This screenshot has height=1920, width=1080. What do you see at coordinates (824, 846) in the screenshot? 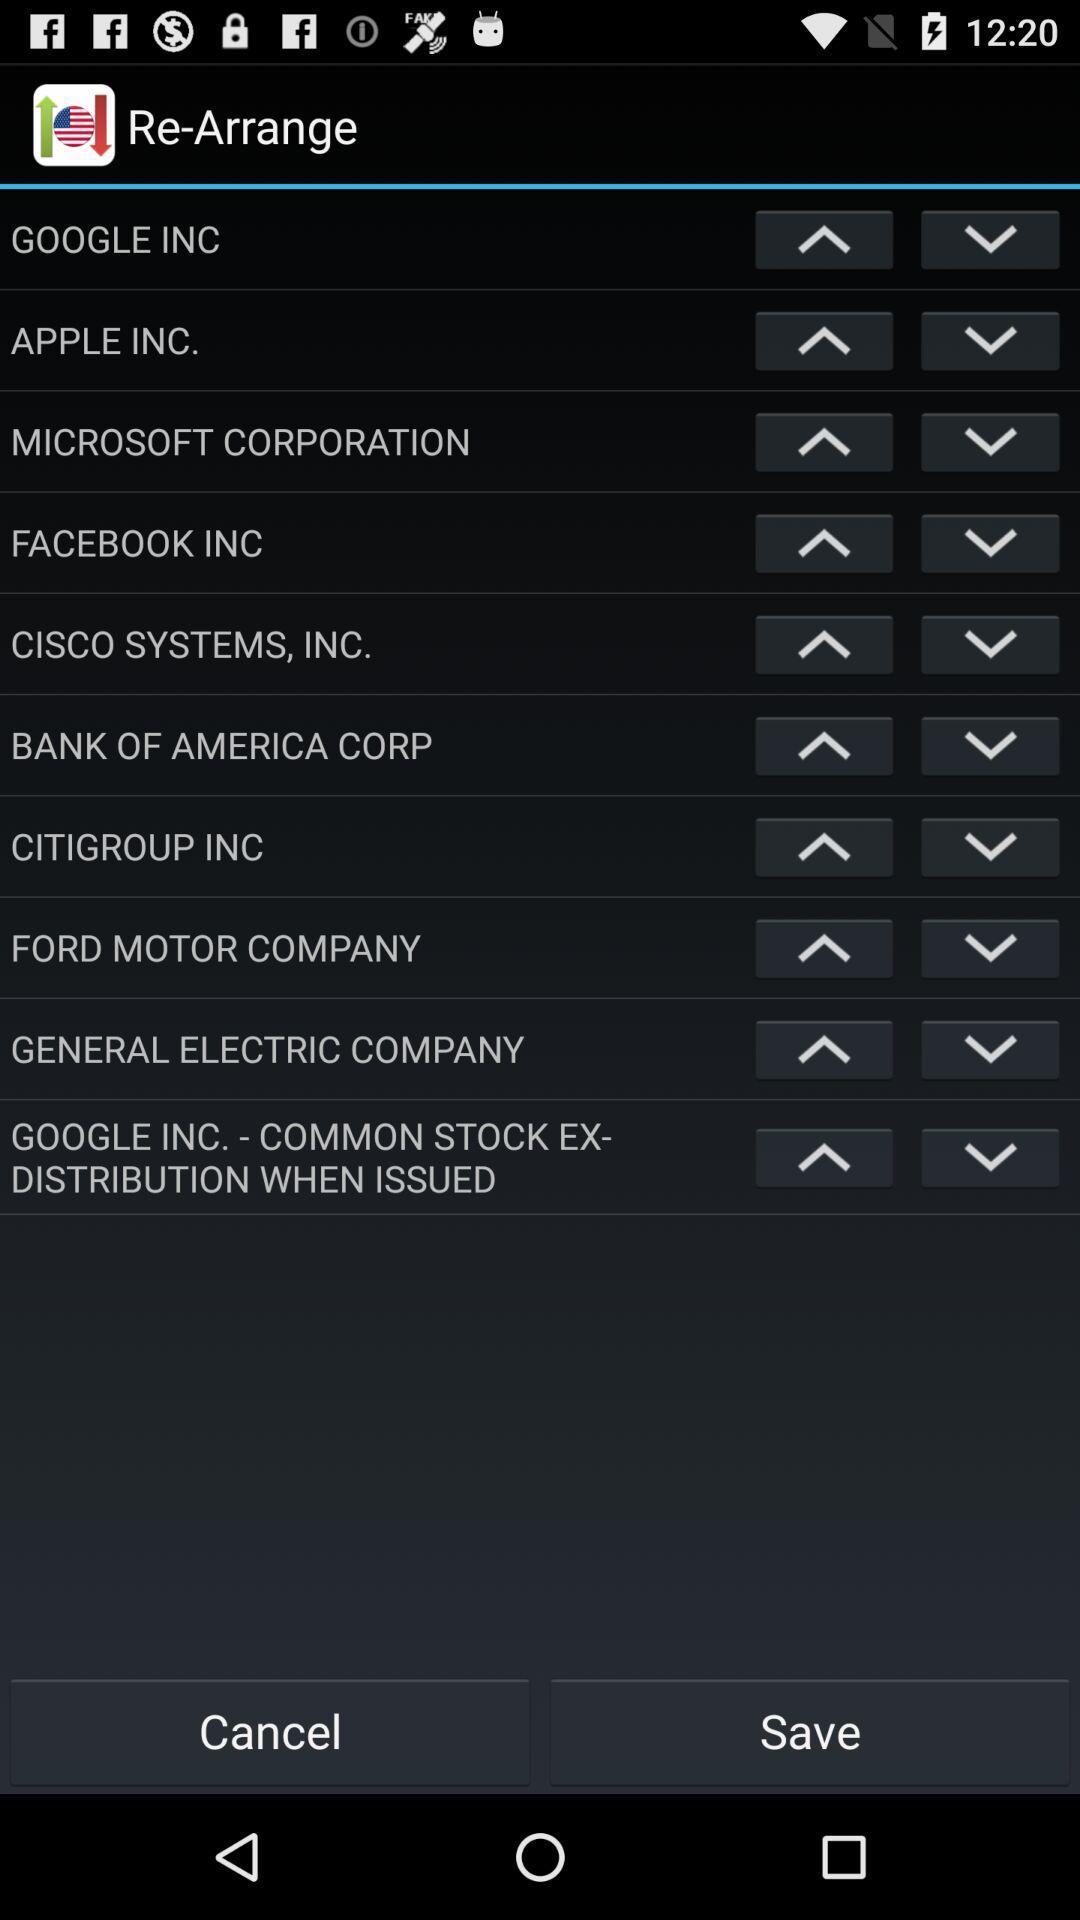
I see `select option` at bounding box center [824, 846].